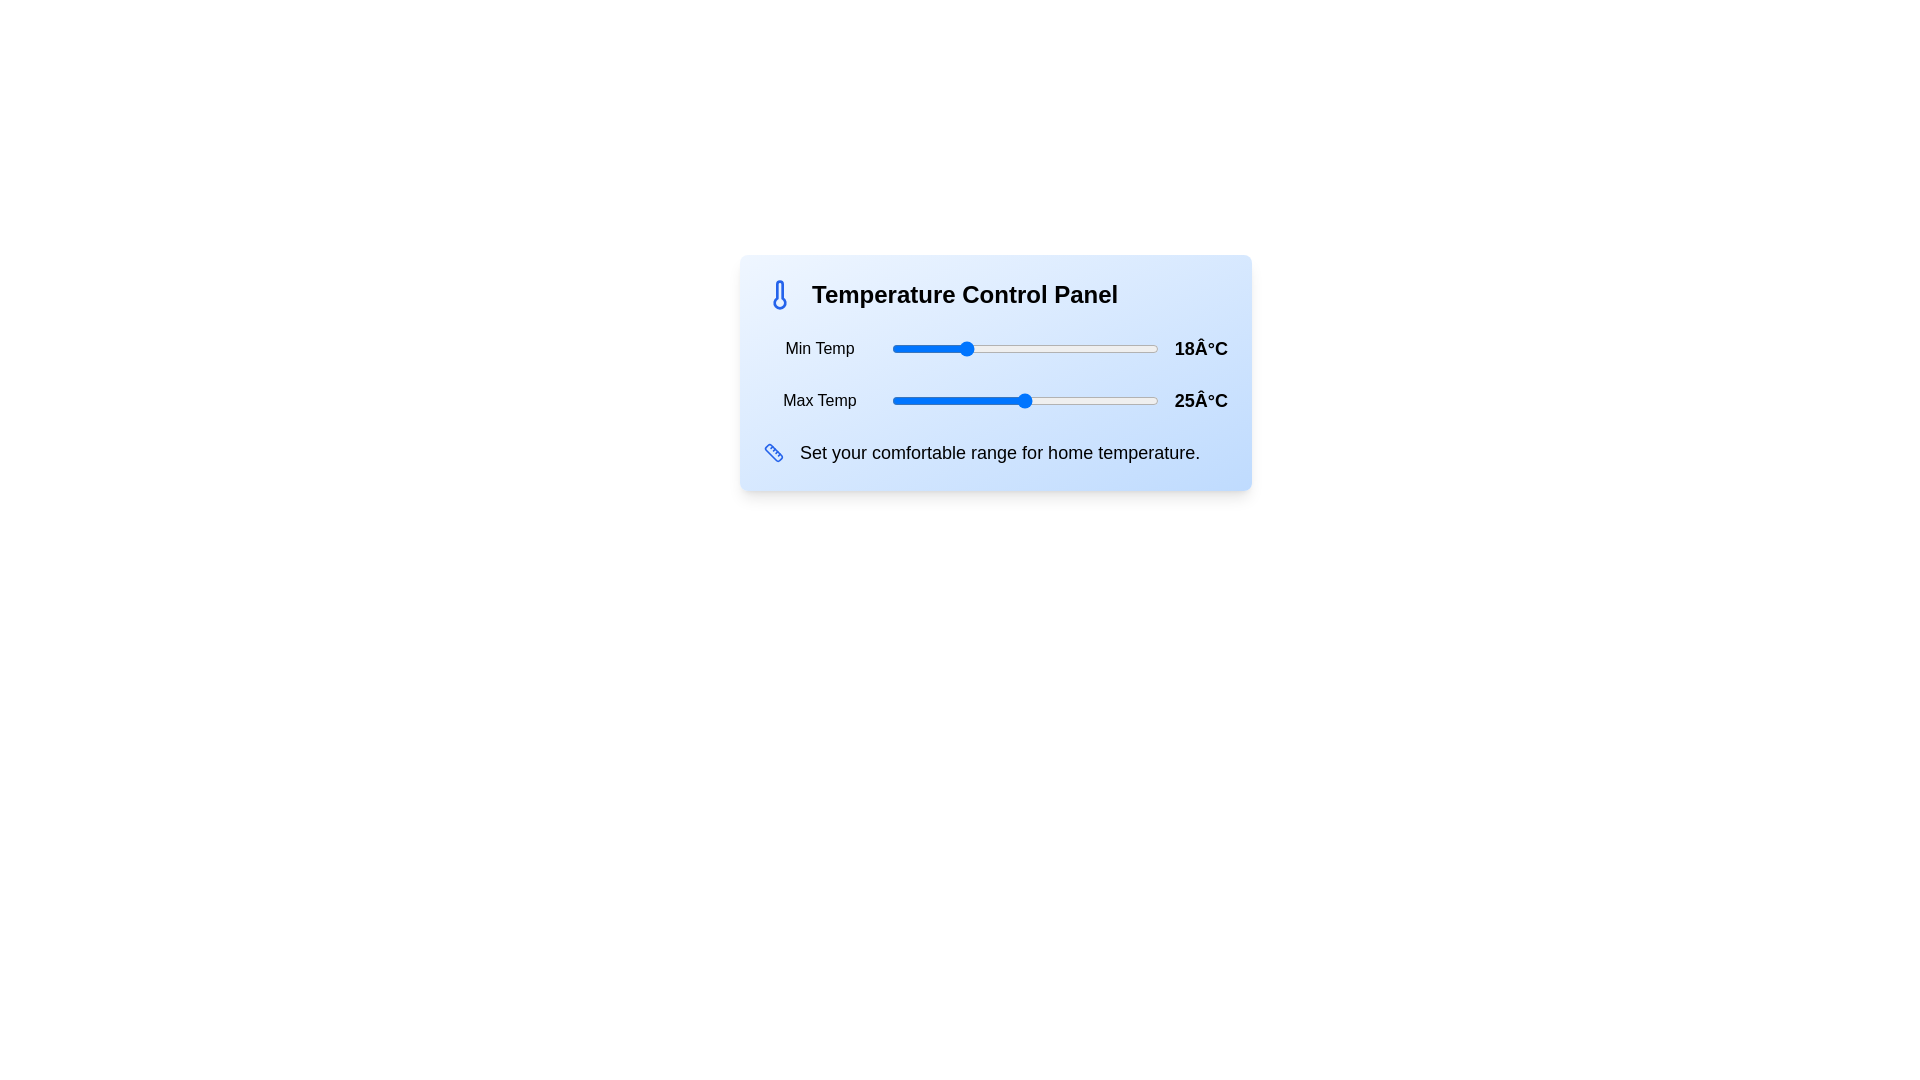 The width and height of the screenshot is (1920, 1080). Describe the element at coordinates (1016, 347) in the screenshot. I see `the minimum temperature to 24°C using the slider` at that location.